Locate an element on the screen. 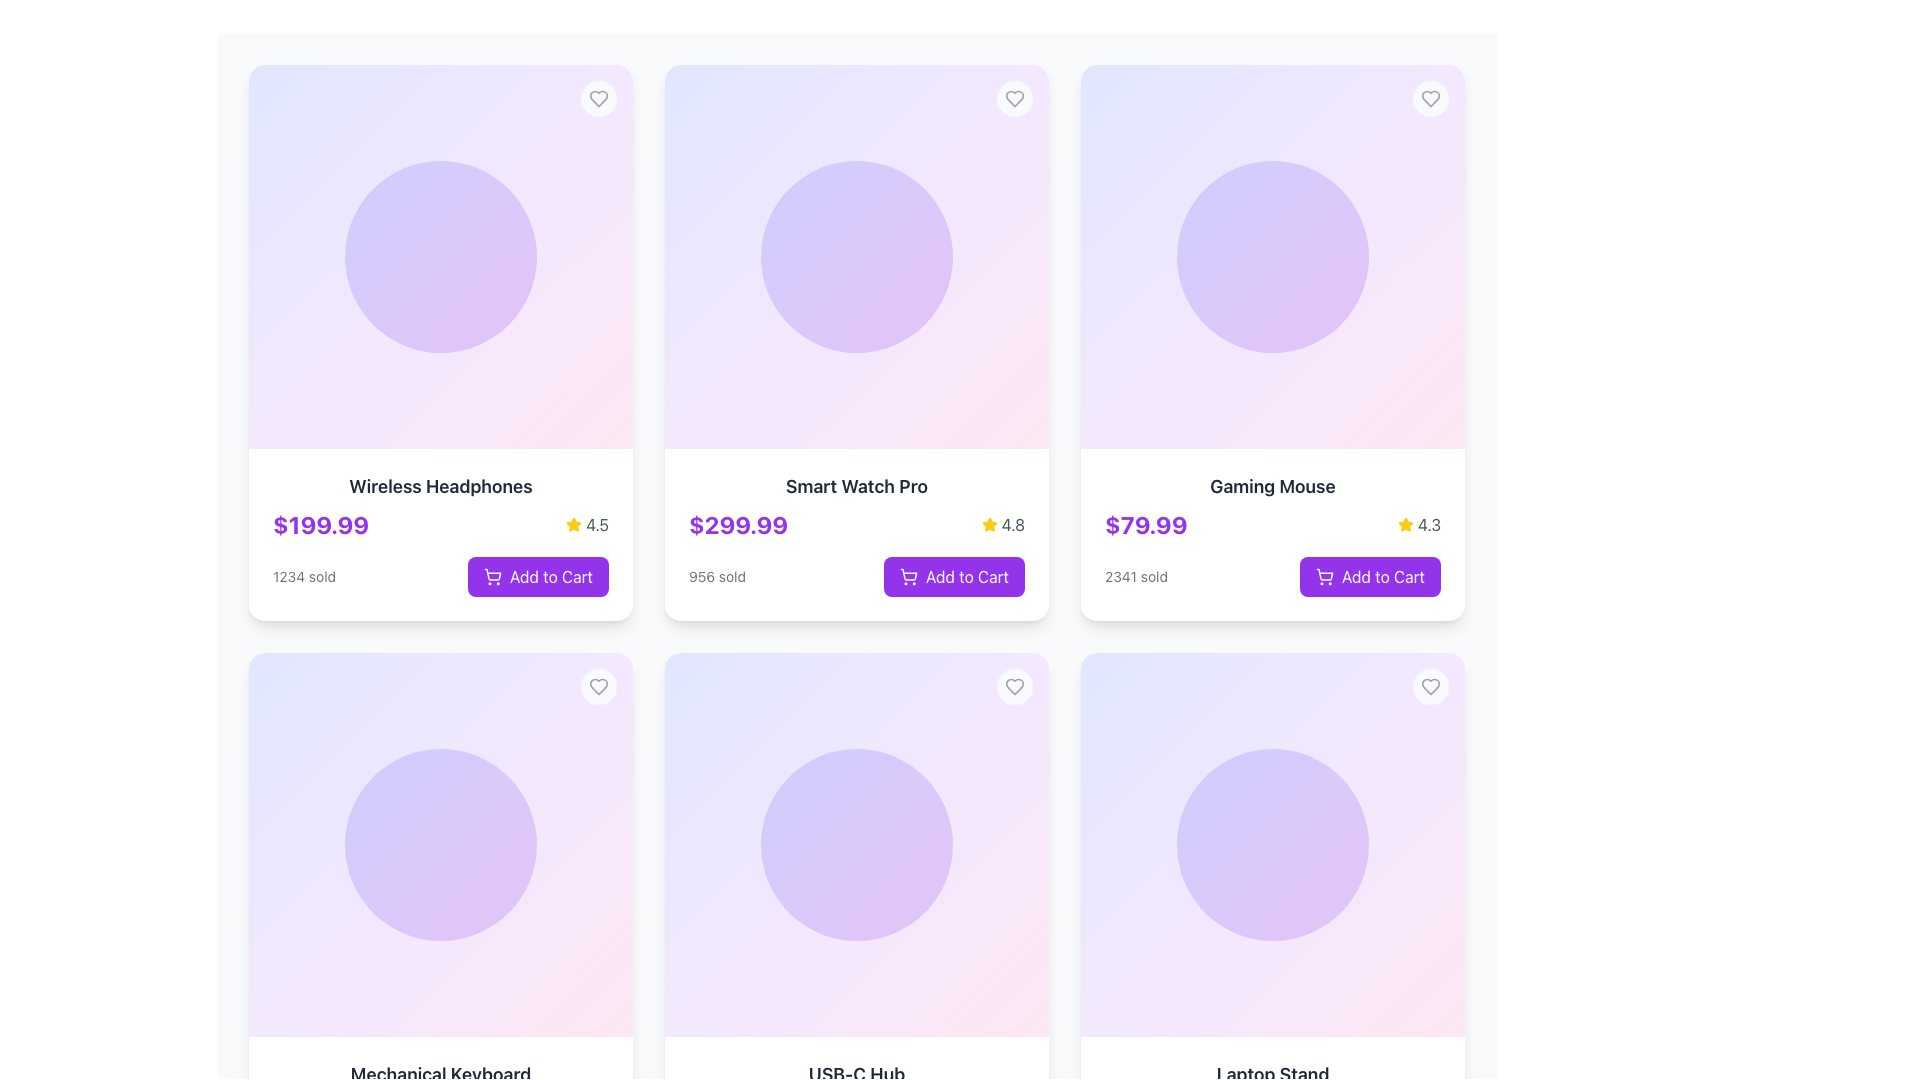 This screenshot has width=1920, height=1080. the circular gradient Decorative Shape located at the center of the Wireless Headphones product card, which transitions from indigo to purple is located at coordinates (440, 256).